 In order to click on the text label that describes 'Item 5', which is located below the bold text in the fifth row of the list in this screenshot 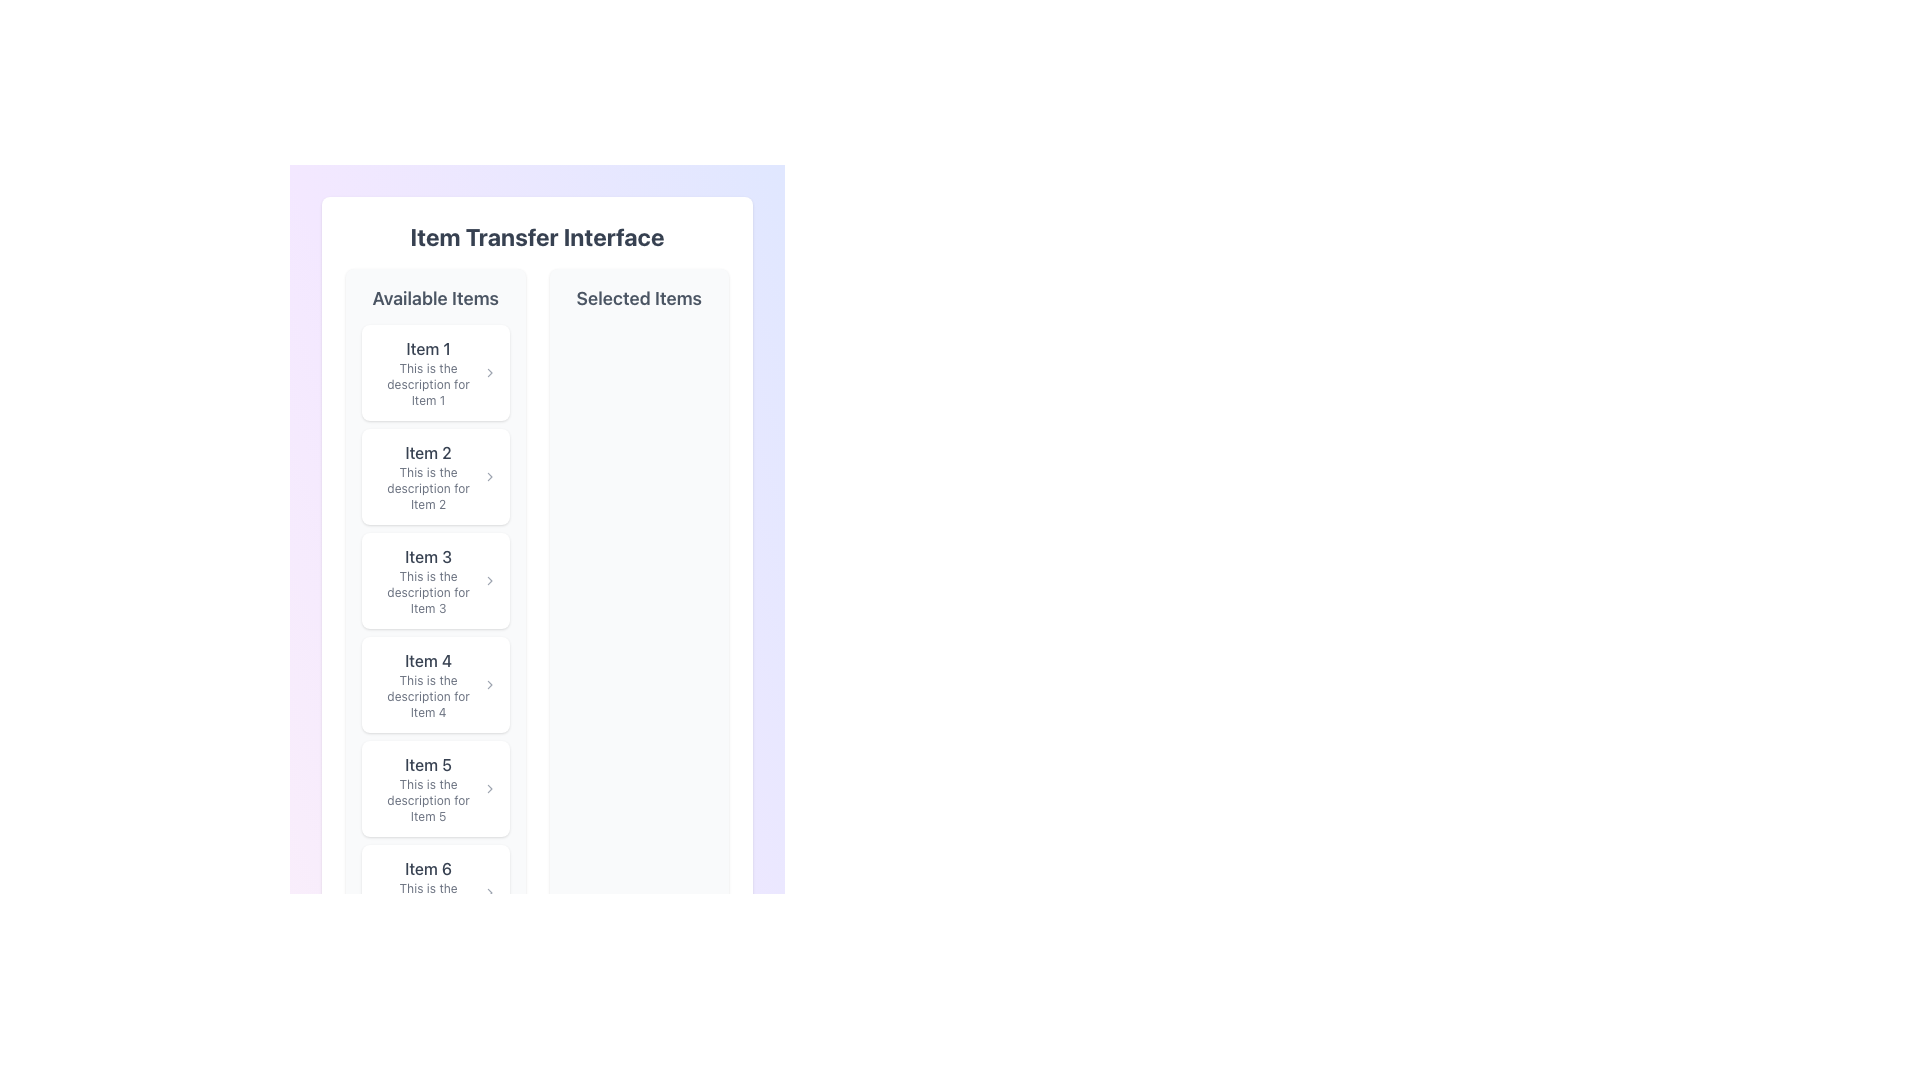, I will do `click(427, 800)`.